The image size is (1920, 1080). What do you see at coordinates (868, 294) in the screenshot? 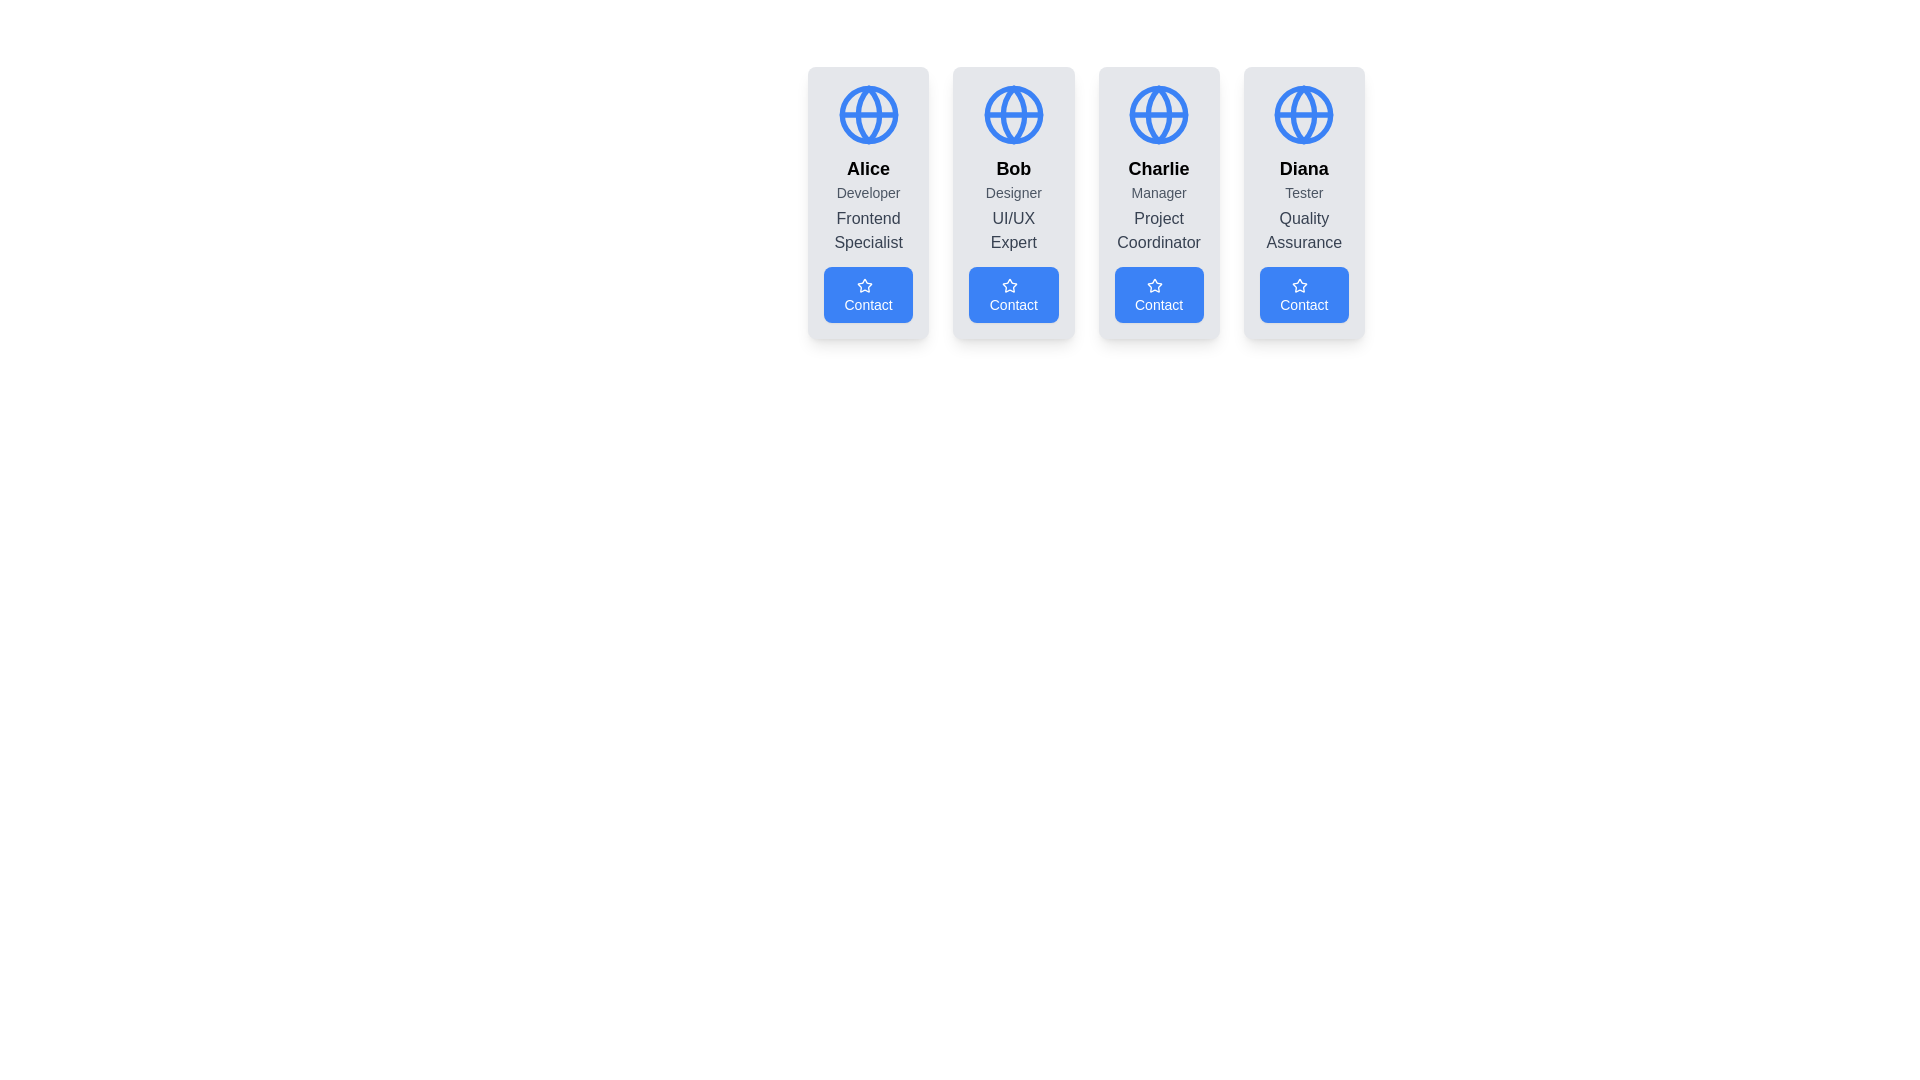
I see `the 'Contact' button with a blue background and white star icon, located below 'Frontend Specialist' in Alice's profile card` at bounding box center [868, 294].